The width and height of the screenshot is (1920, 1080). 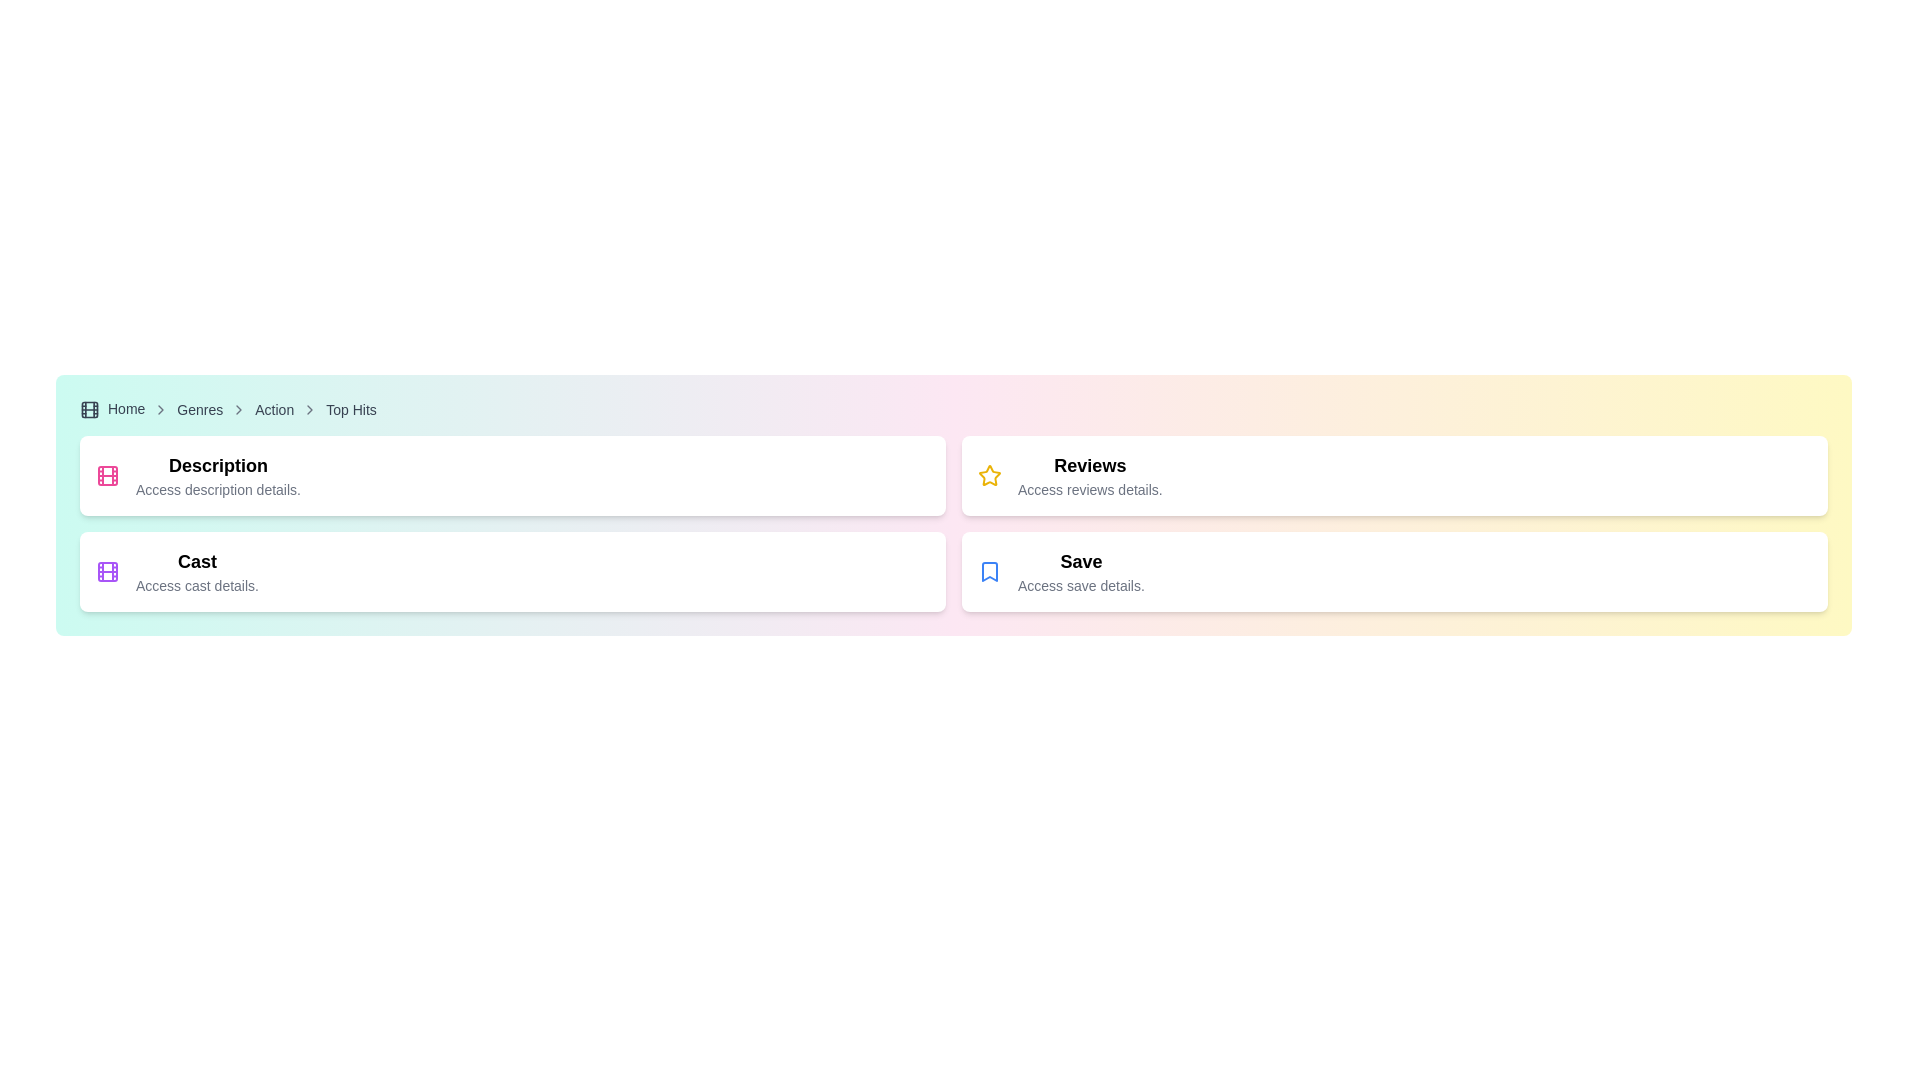 I want to click on the decorative rating icon located in the top-right quadrant of the interface within the 'Reviews' card, adjacent to the 'Reviews' text, so click(x=989, y=475).